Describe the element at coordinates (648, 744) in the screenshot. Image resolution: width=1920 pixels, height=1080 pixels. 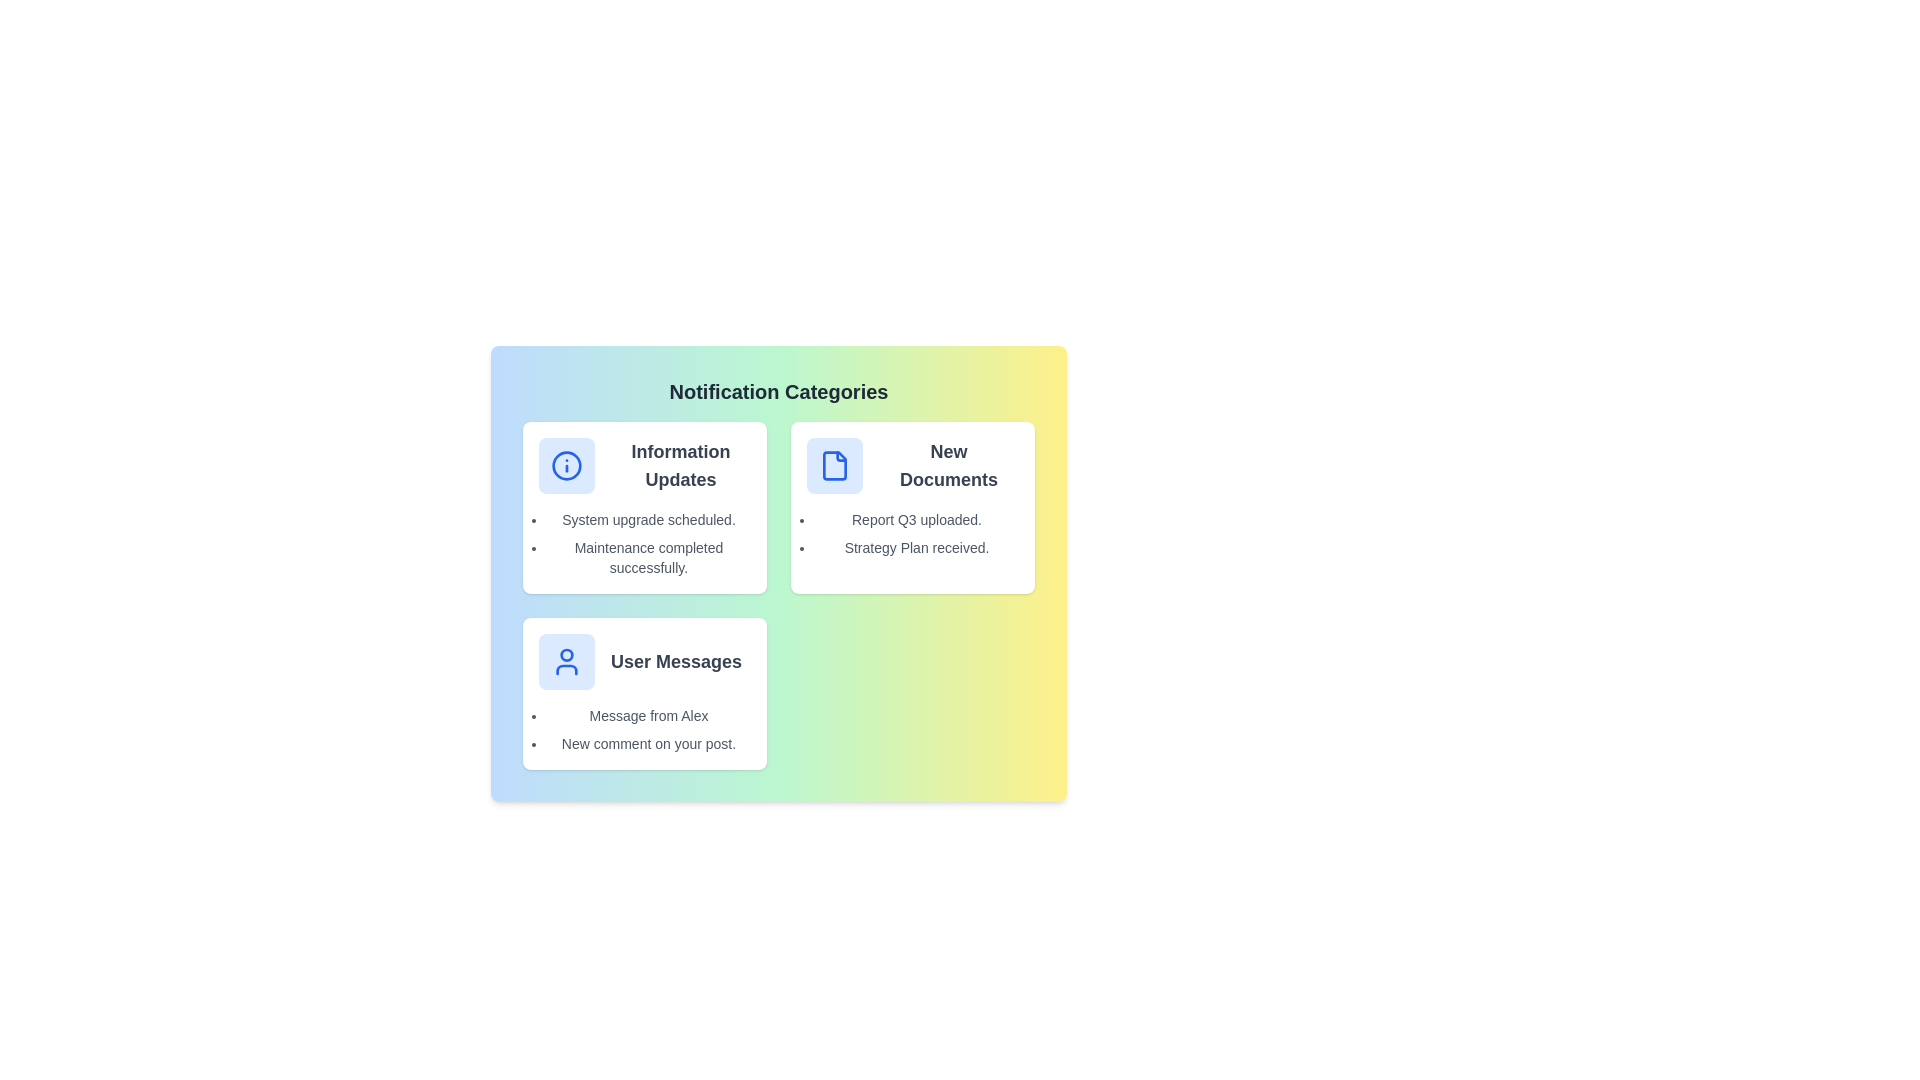
I see `the notification text 'New comment on your post.' to show the context menu` at that location.